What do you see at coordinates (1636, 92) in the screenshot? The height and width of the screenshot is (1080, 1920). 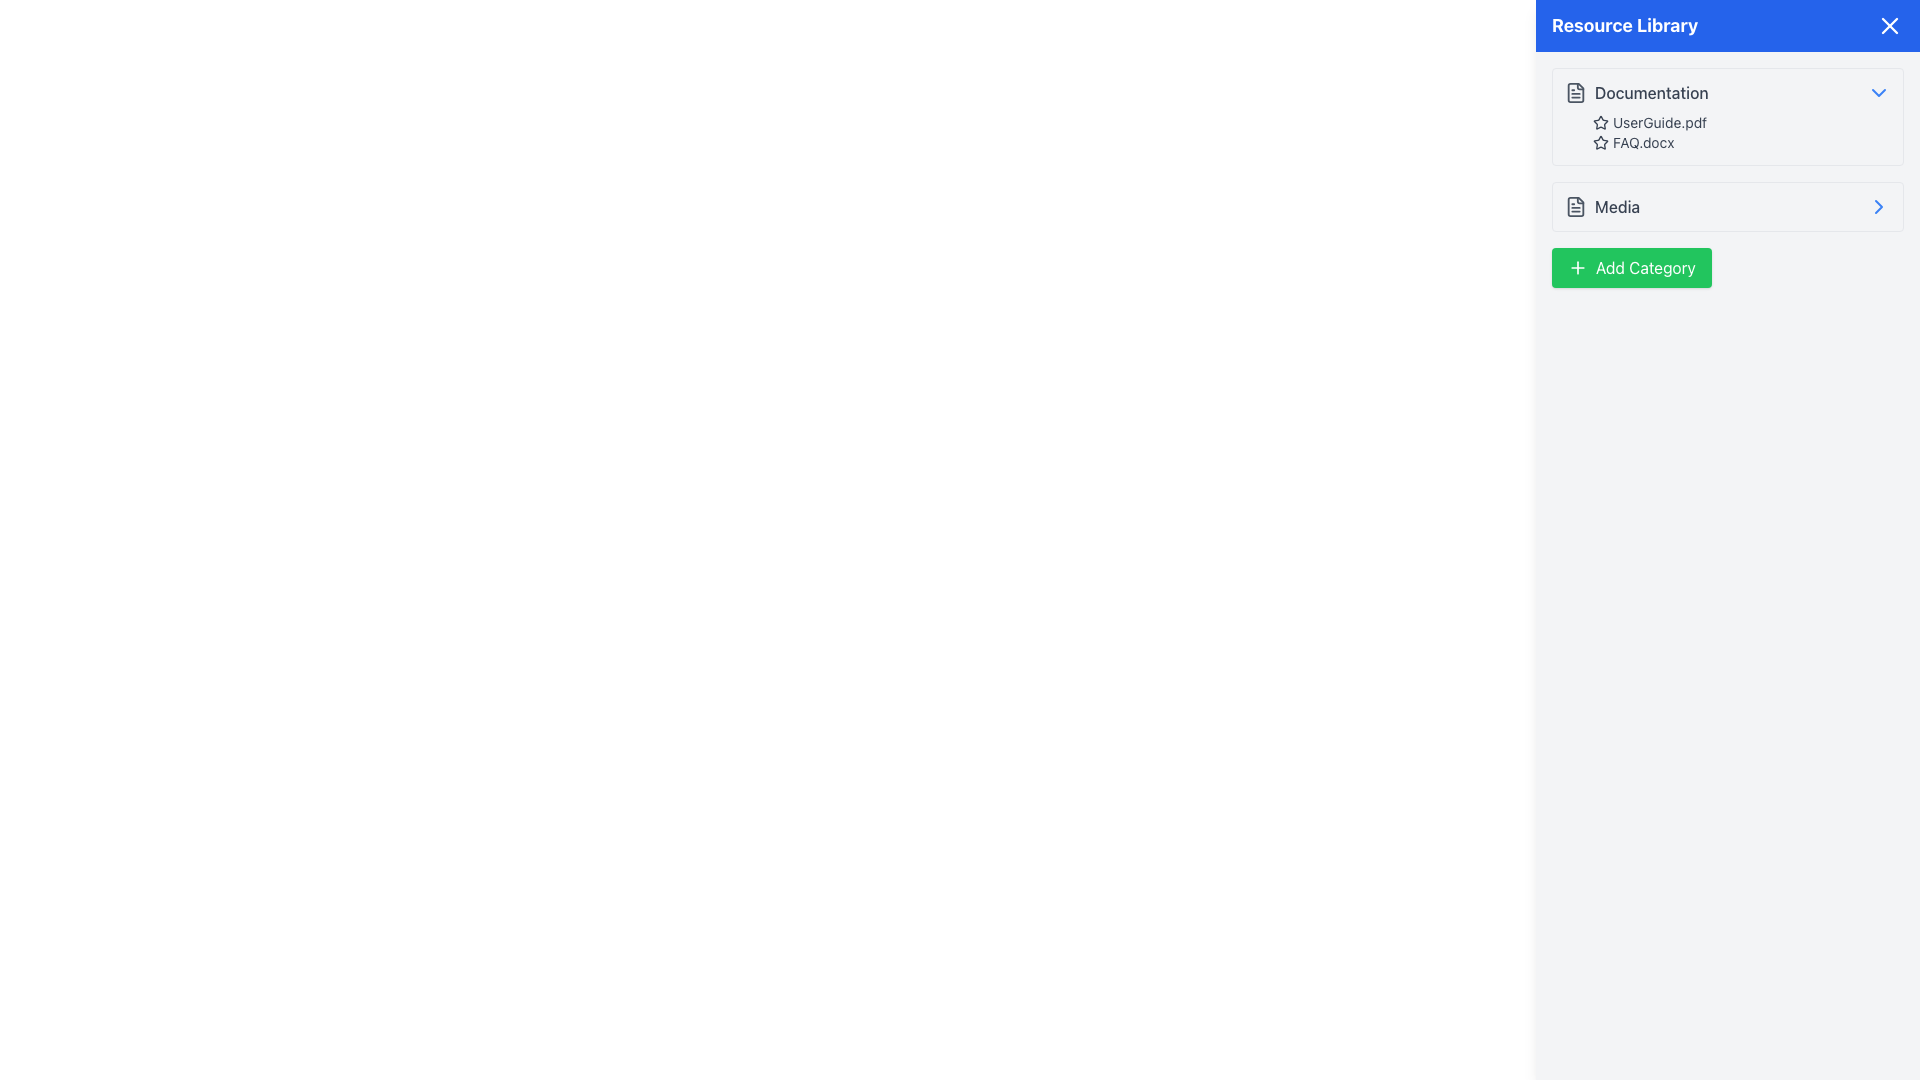 I see `the Category Header with Icon and Text labeled 'Documentation' in the Resource Library sidebar` at bounding box center [1636, 92].